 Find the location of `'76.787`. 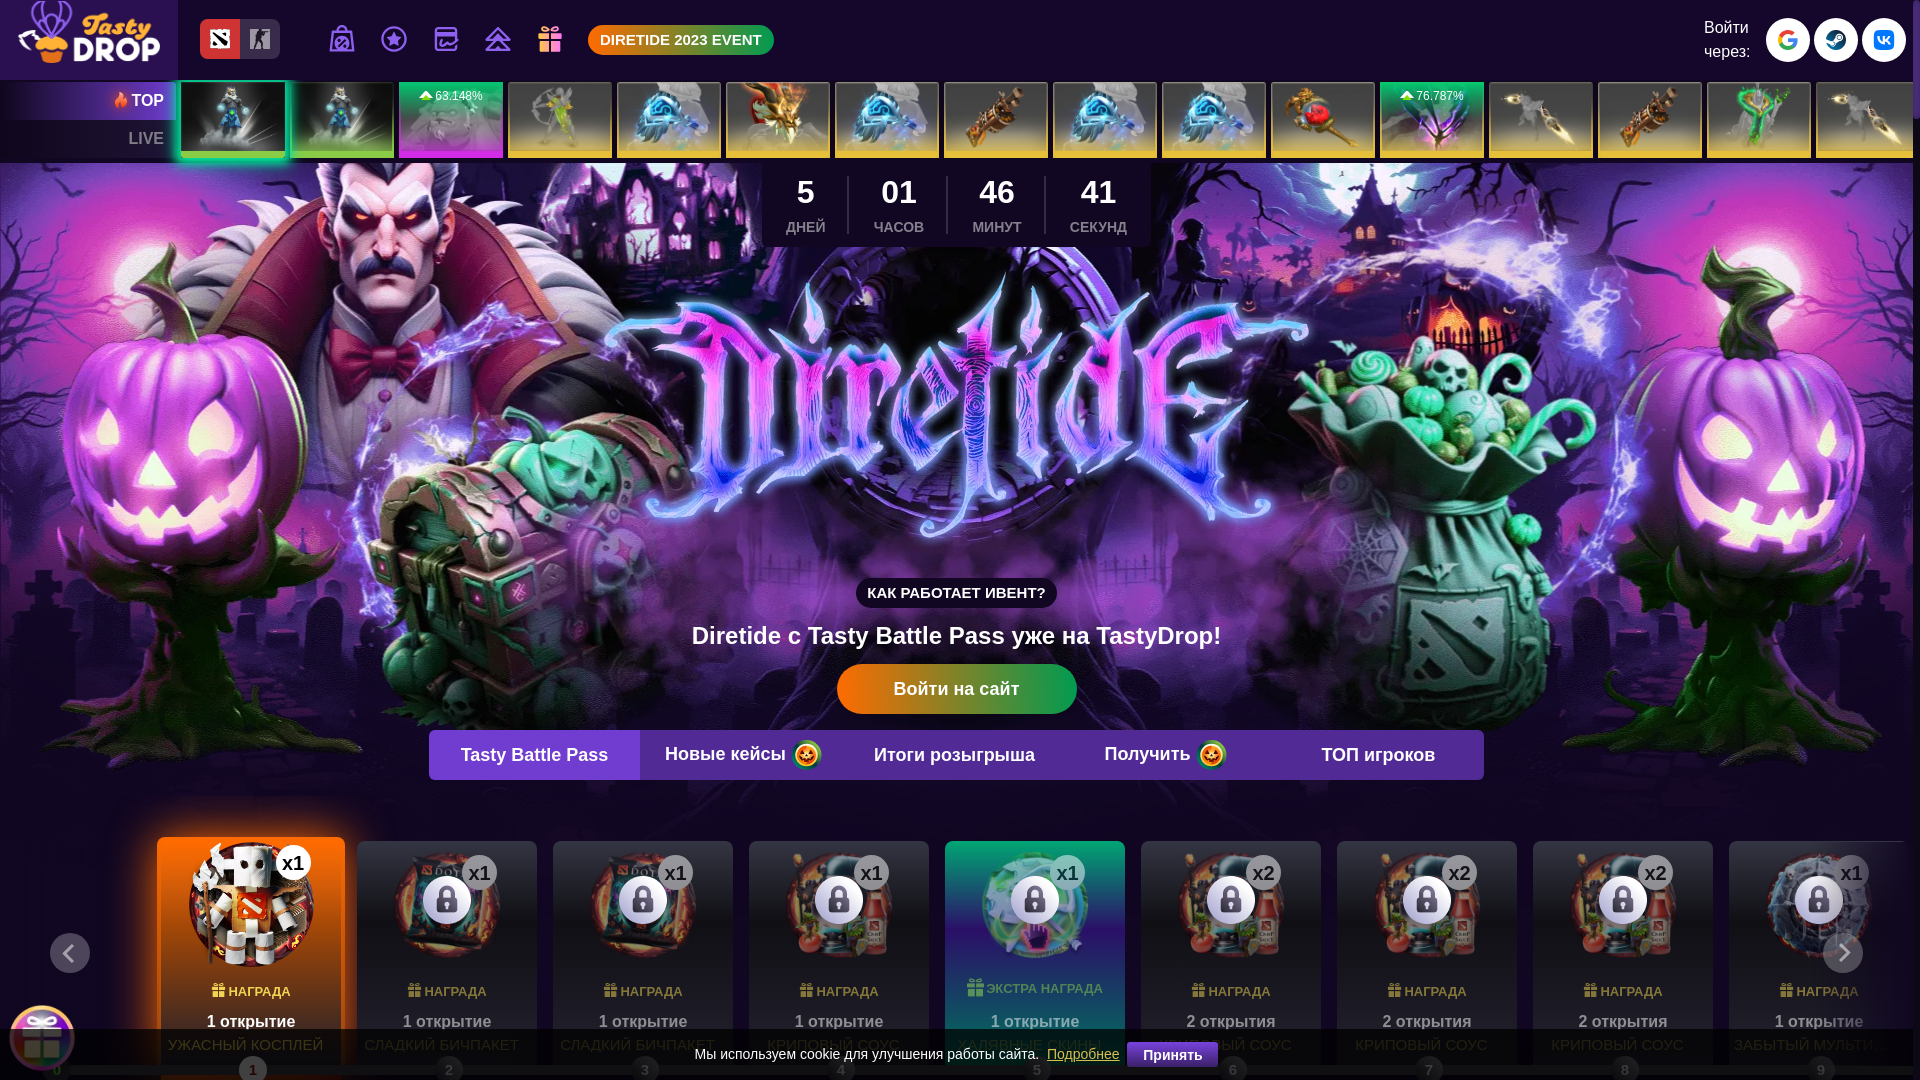

'76.787 is located at coordinates (1430, 119).